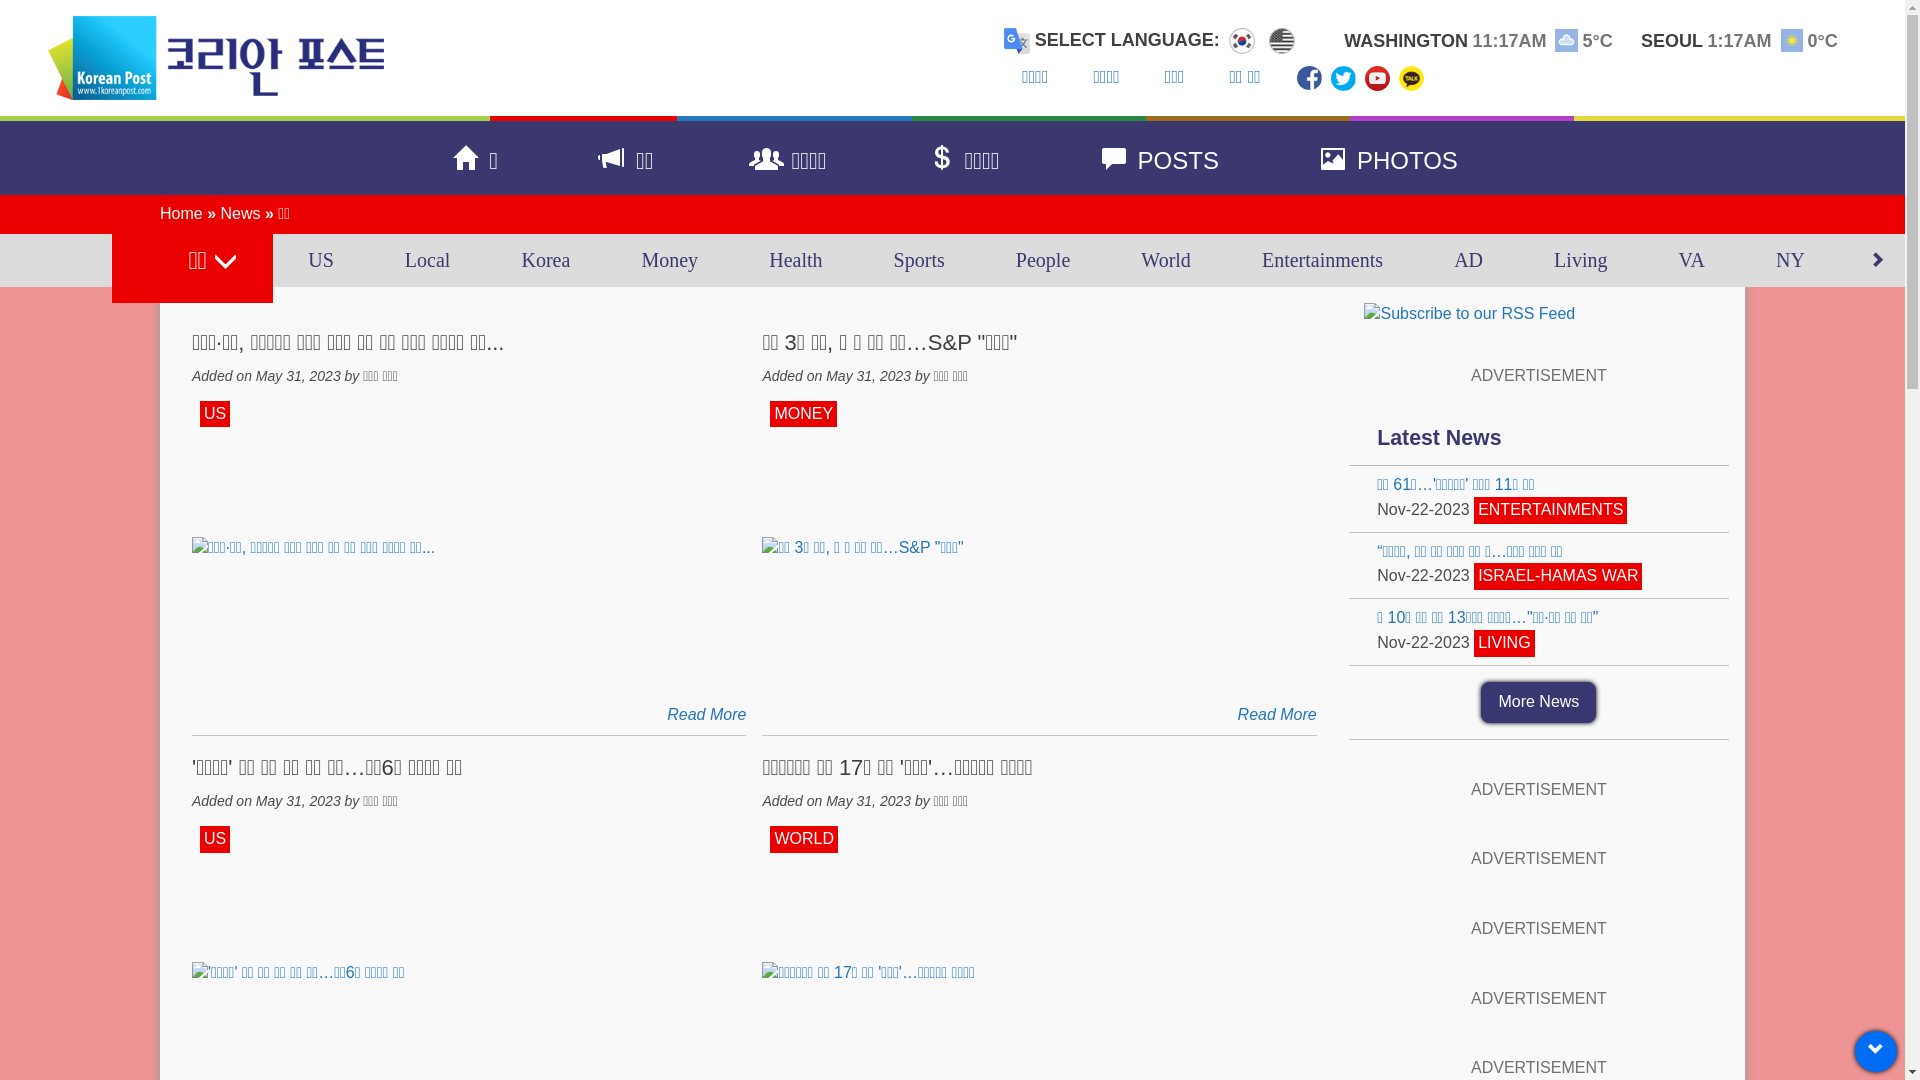 The height and width of the screenshot is (1080, 1920). What do you see at coordinates (1240, 38) in the screenshot?
I see `'Korean'` at bounding box center [1240, 38].